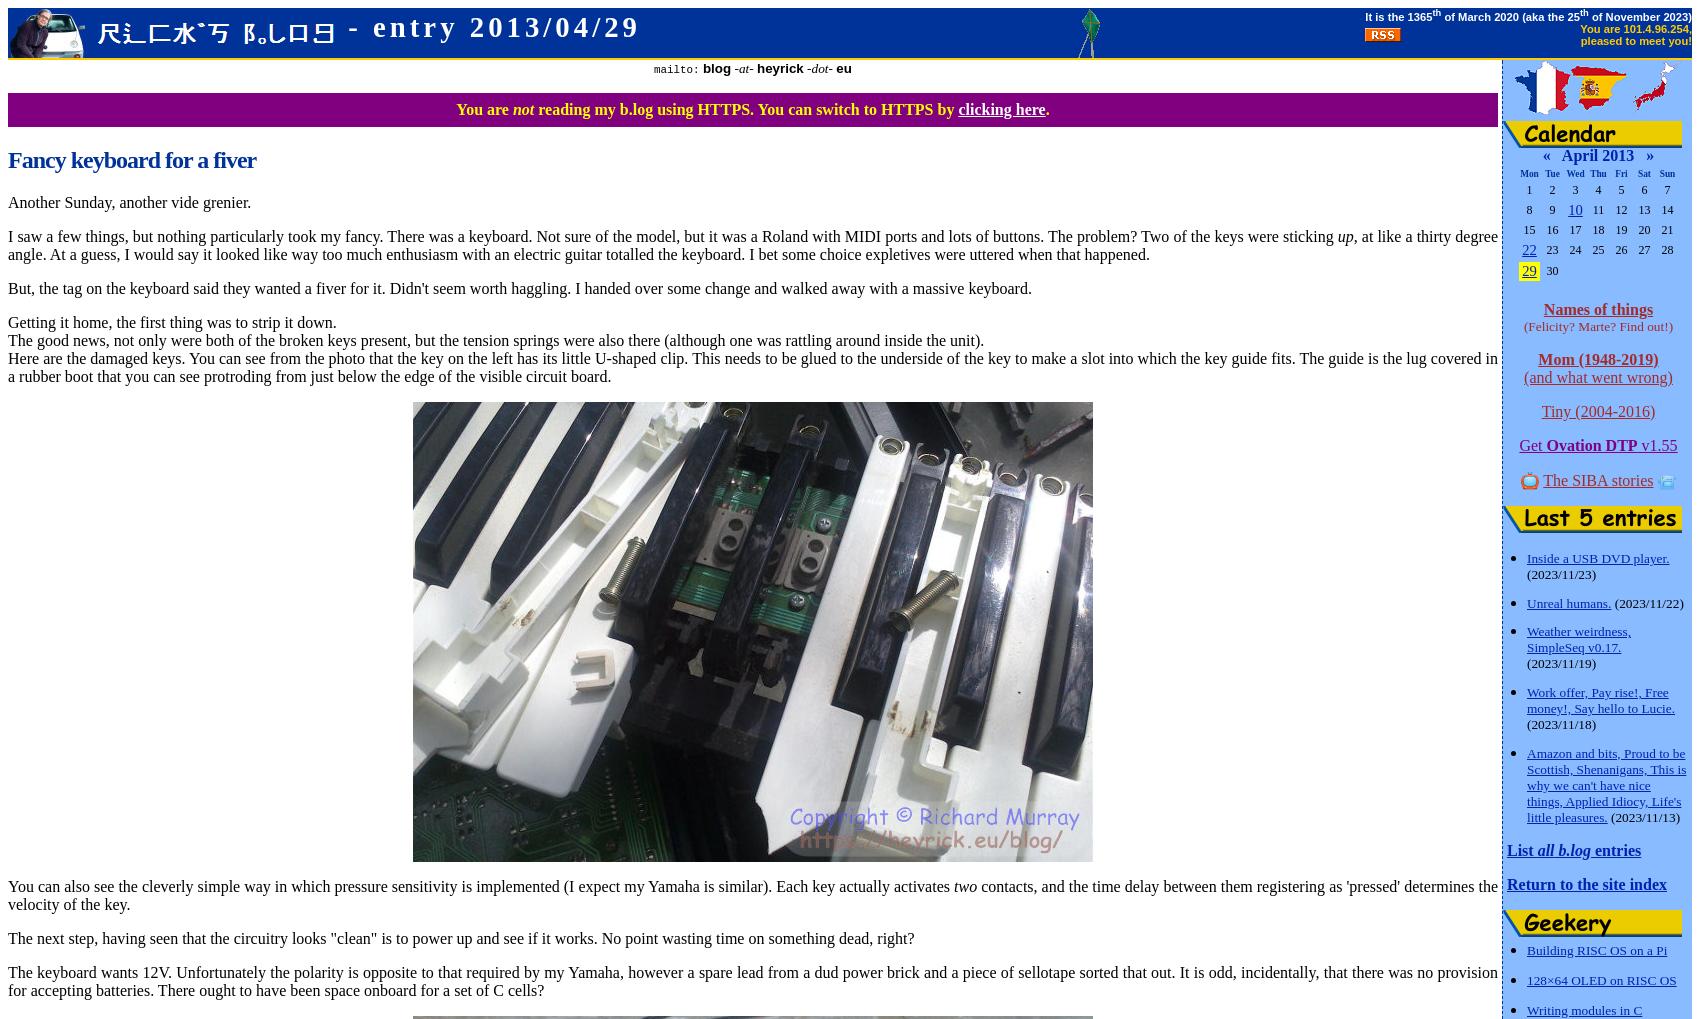 This screenshot has width=1700, height=1019. What do you see at coordinates (1507, 883) in the screenshot?
I see `'Return to the site index'` at bounding box center [1507, 883].